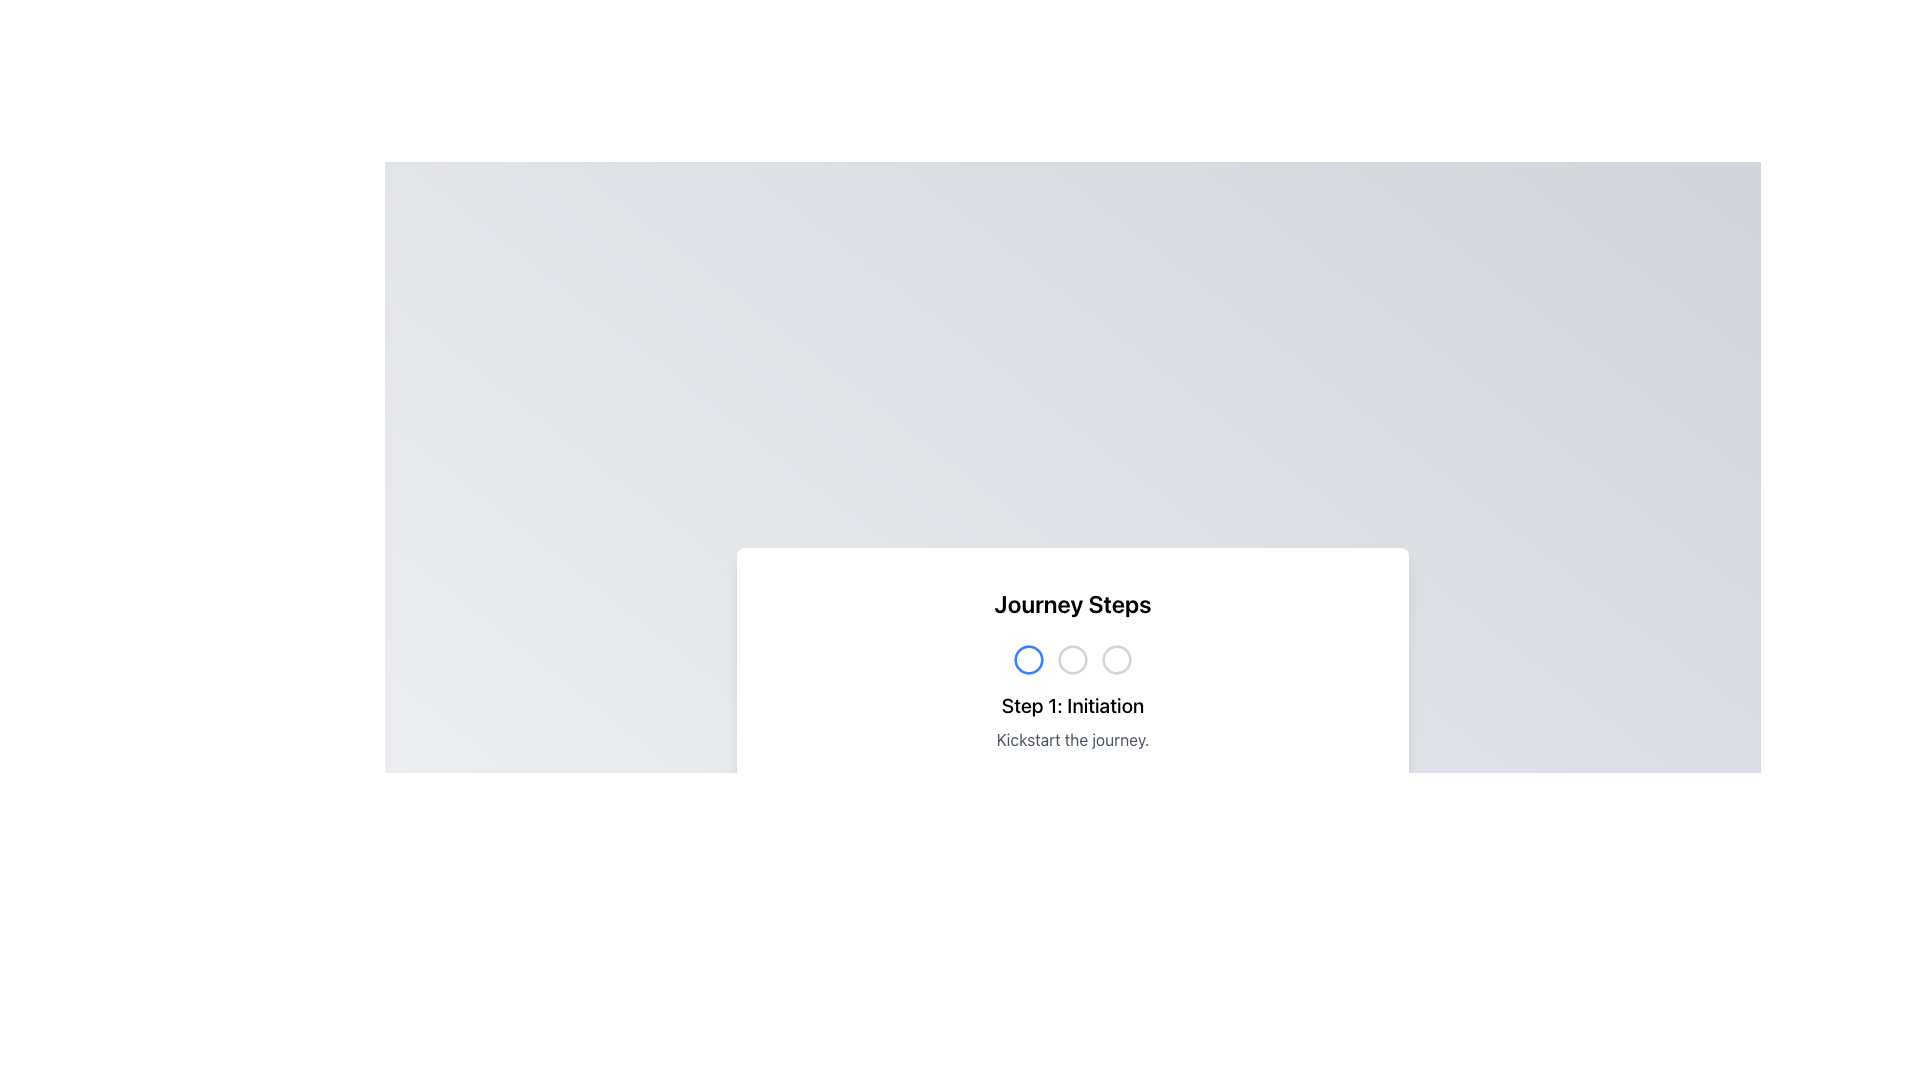 This screenshot has height=1080, width=1920. I want to click on the second circular icon in a row of three icons, which has a light gray color and a thin outline, so click(1072, 659).